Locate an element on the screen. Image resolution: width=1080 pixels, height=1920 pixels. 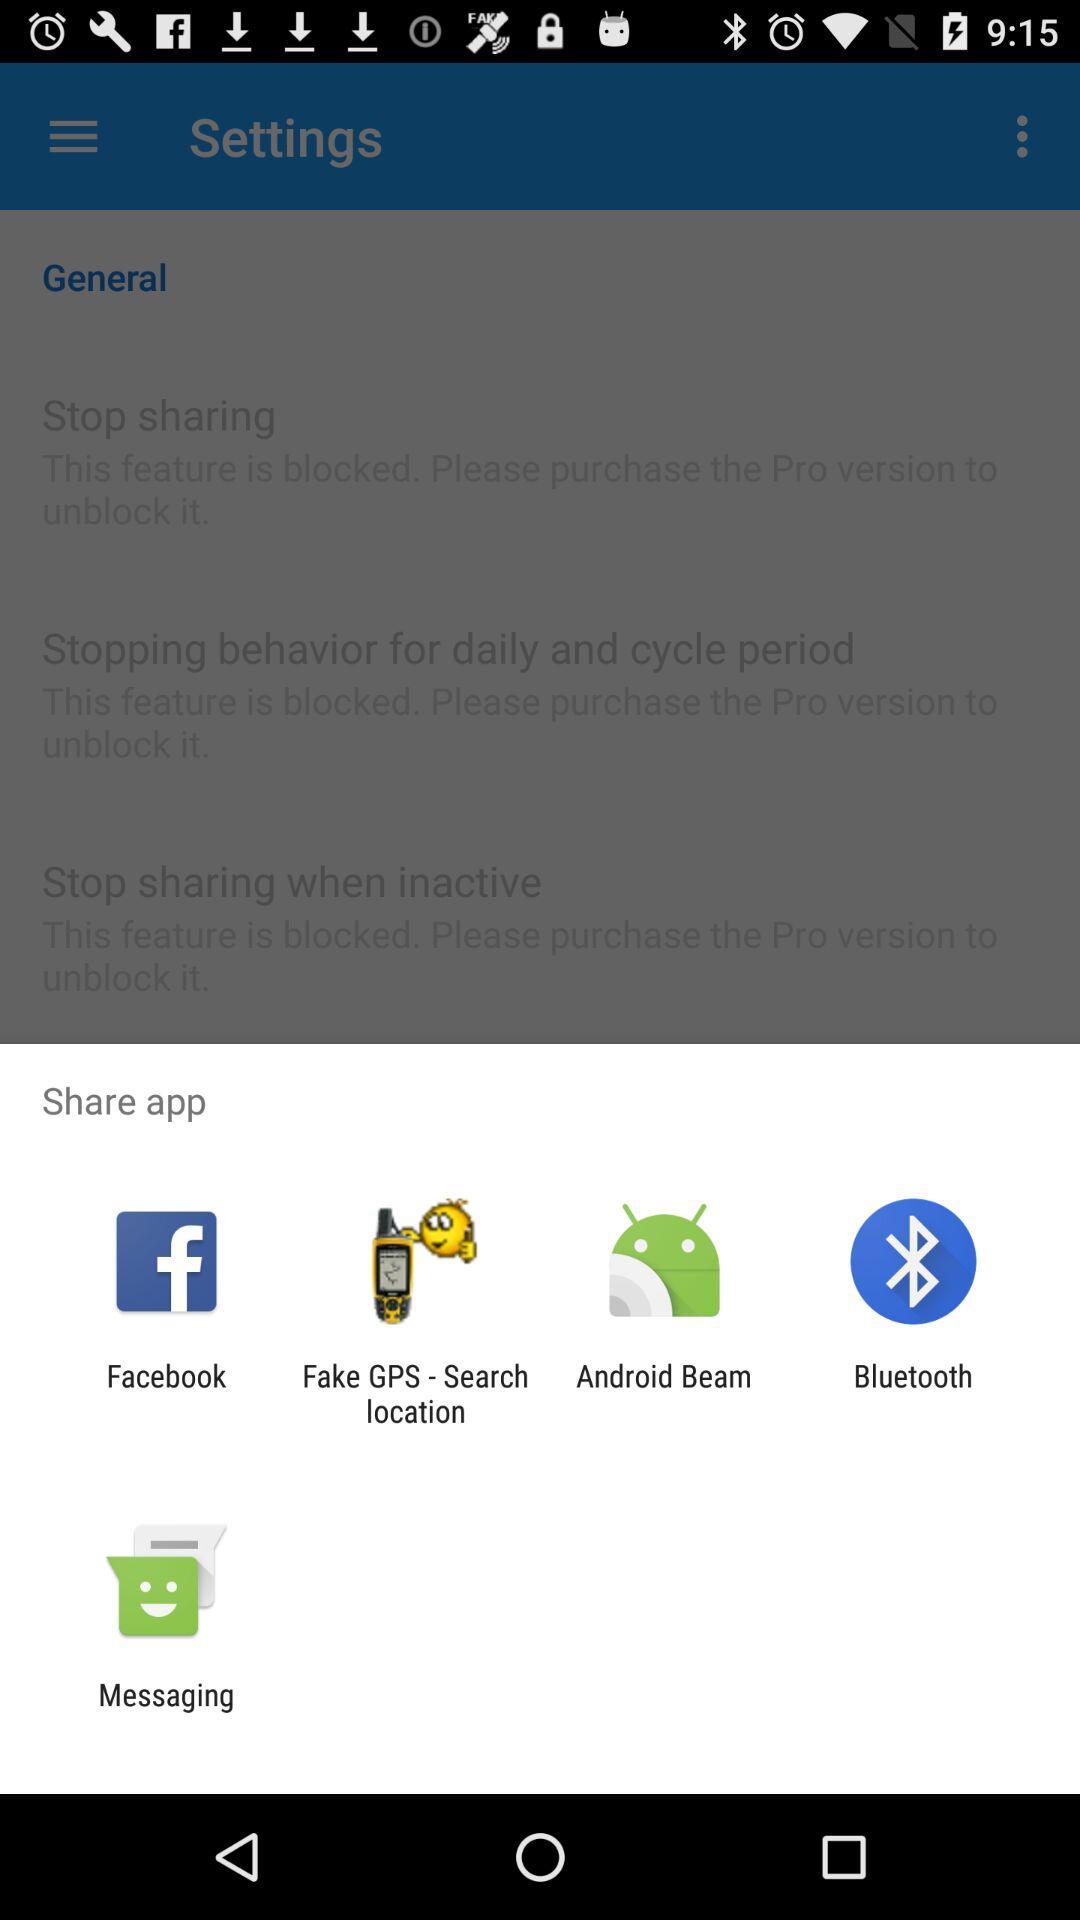
app to the left of the fake gps search icon is located at coordinates (165, 1392).